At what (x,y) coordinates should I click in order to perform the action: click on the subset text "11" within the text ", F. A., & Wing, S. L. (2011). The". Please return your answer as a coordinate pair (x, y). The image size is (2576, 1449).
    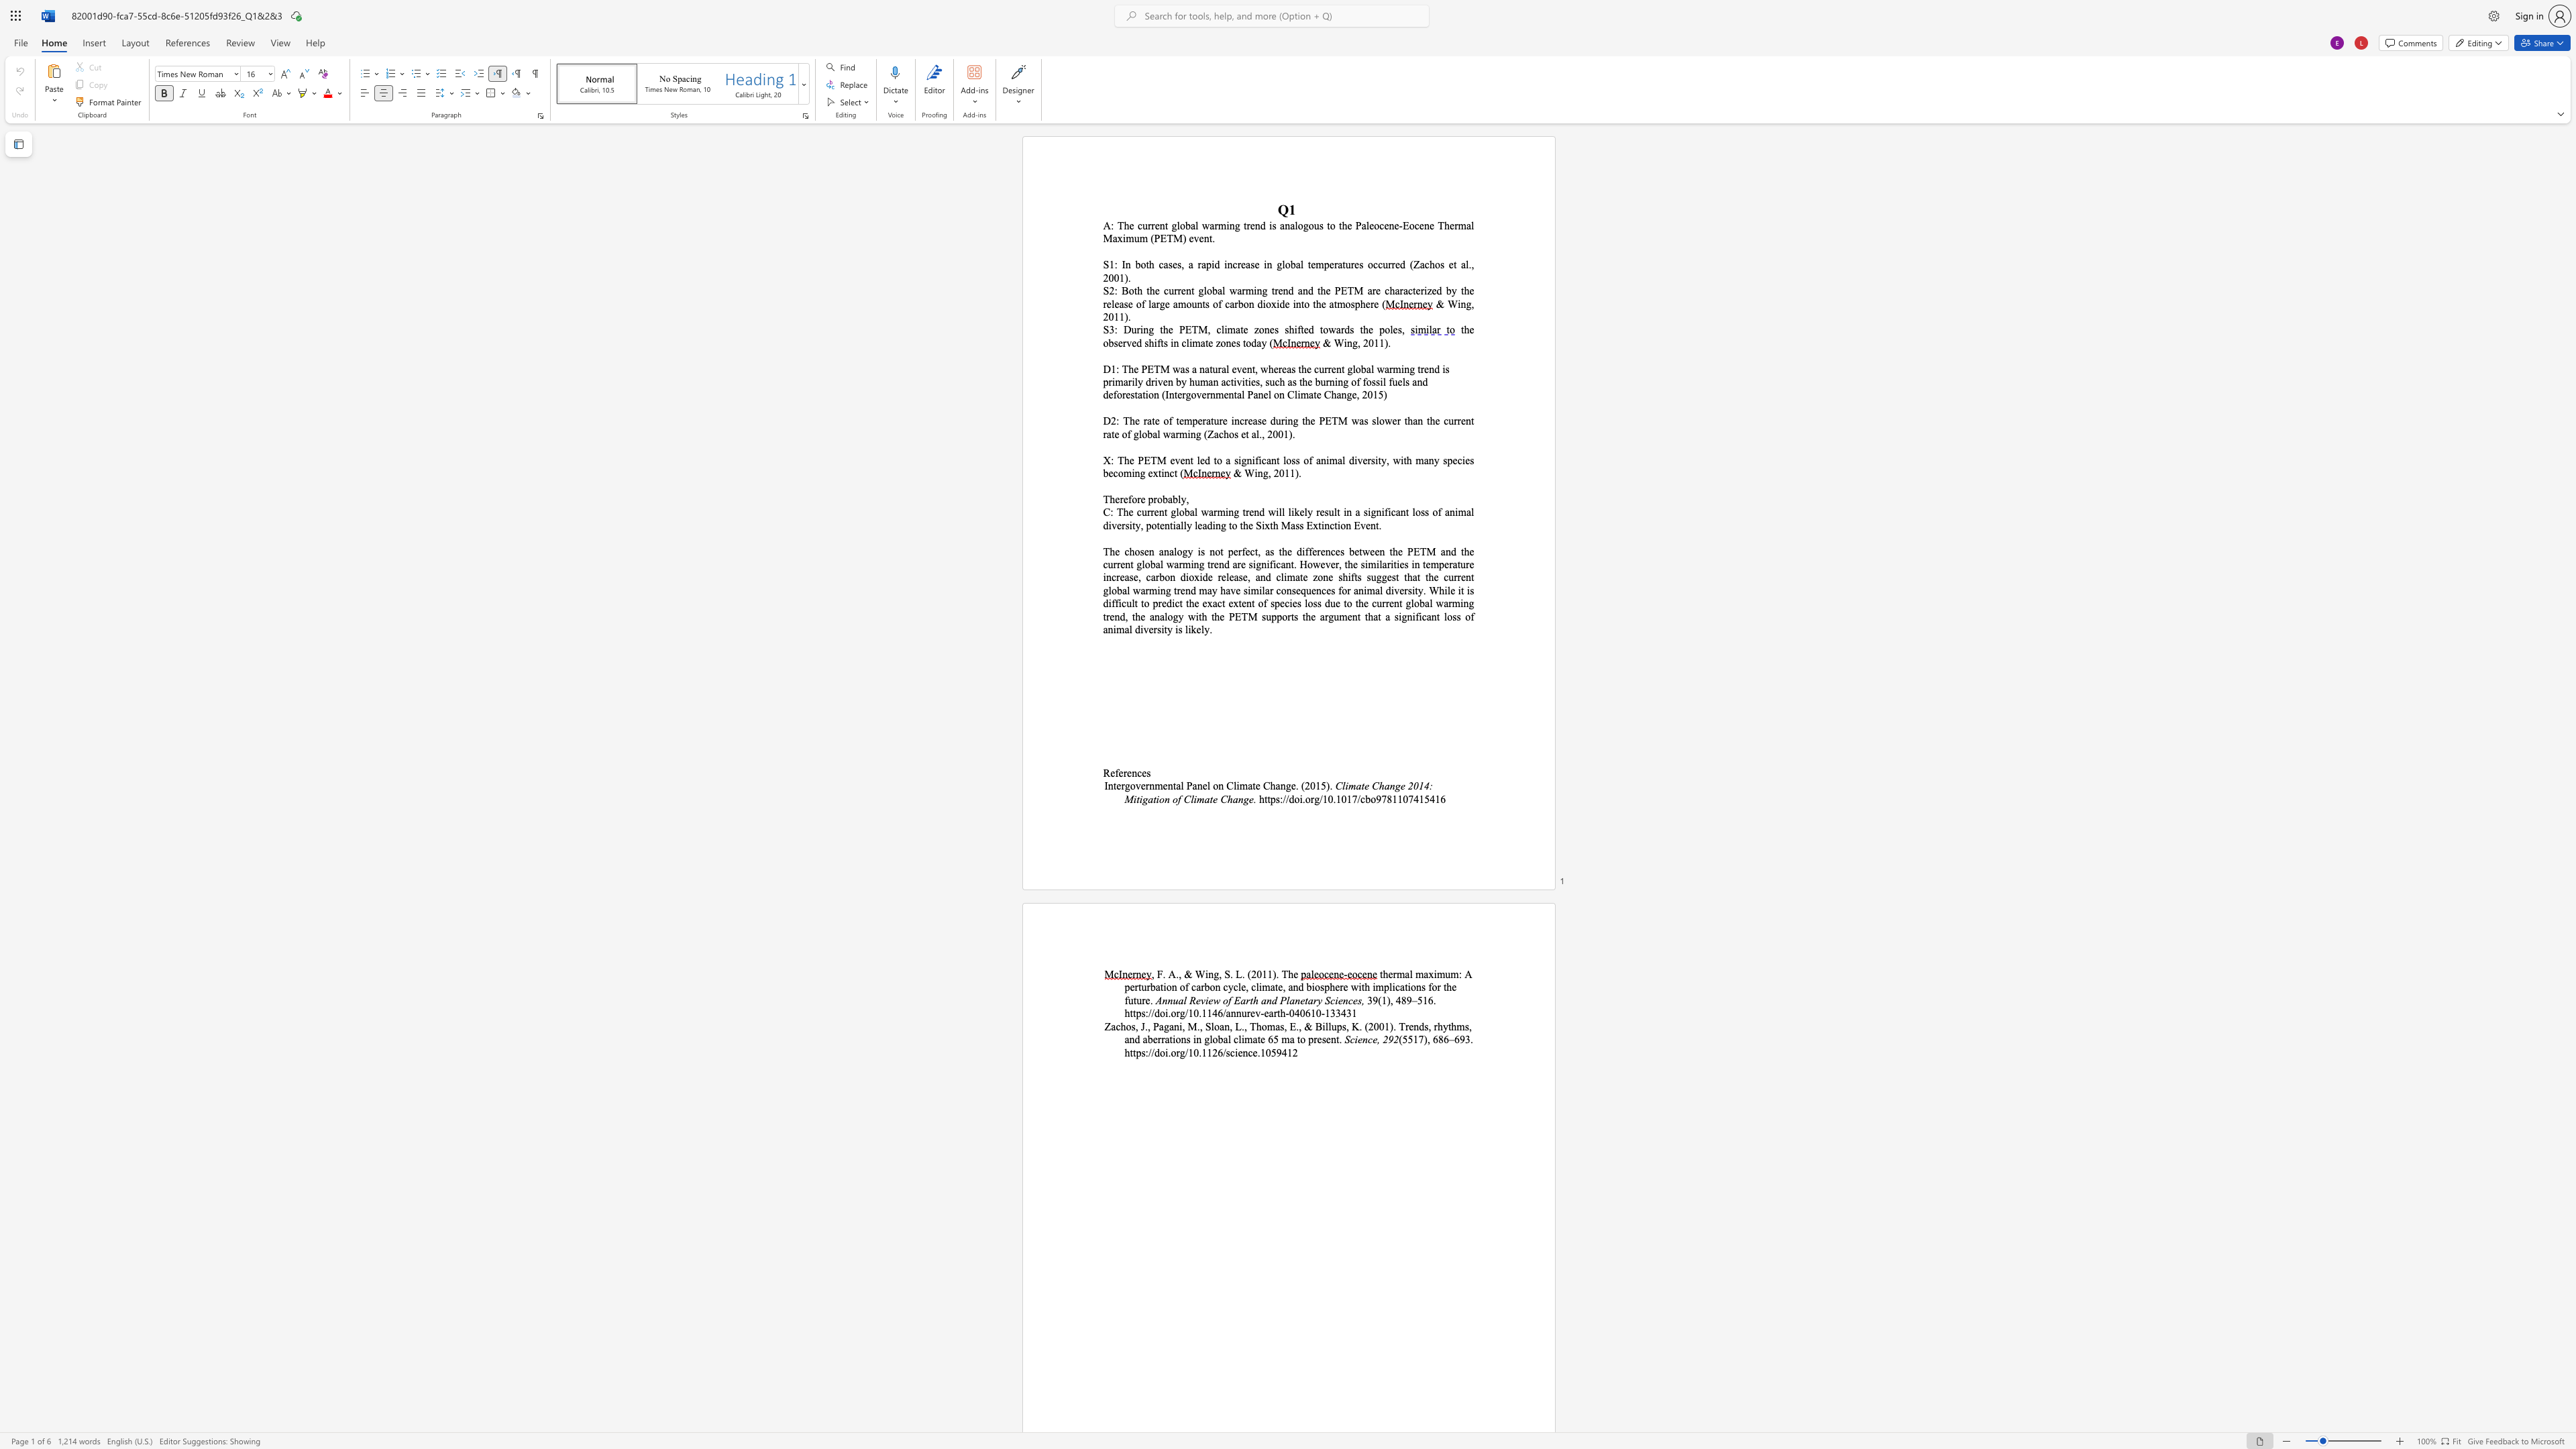
    Looking at the image, I should click on (1261, 974).